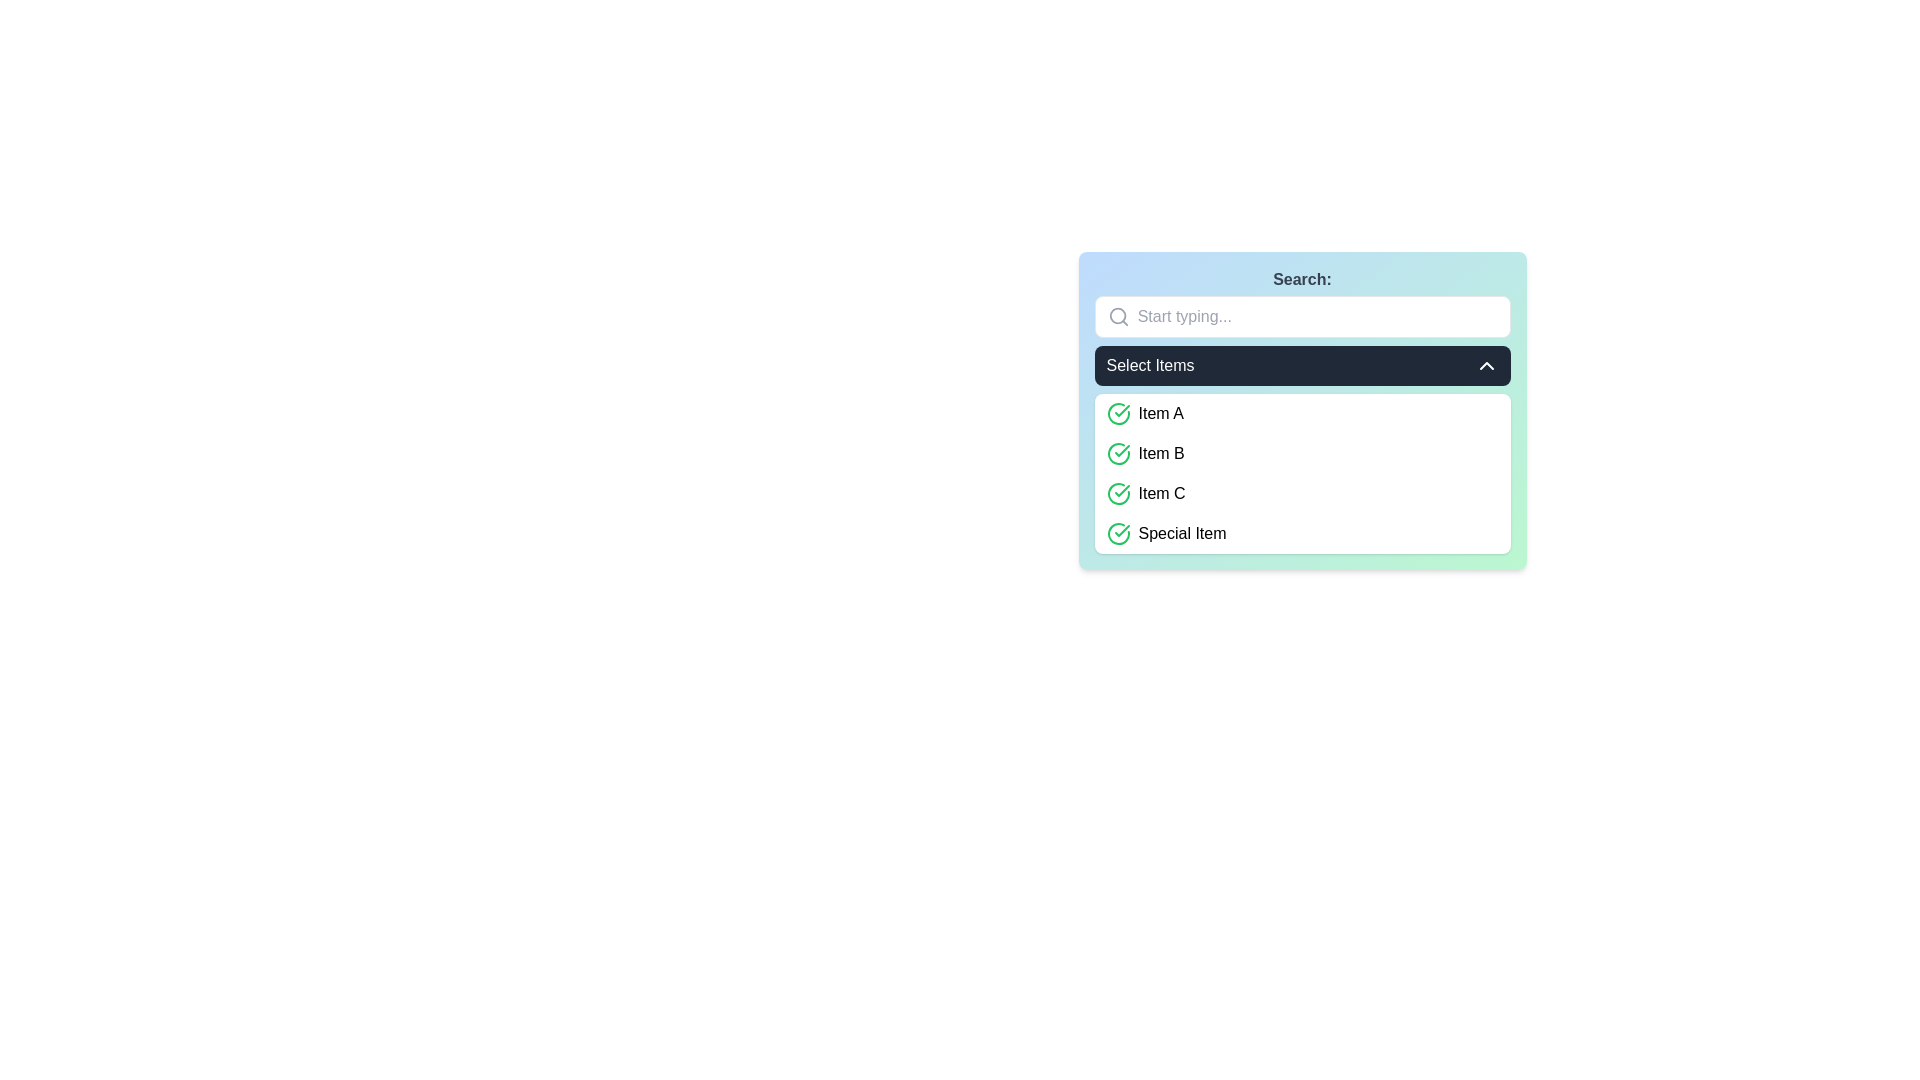 The width and height of the screenshot is (1920, 1080). I want to click on the green checkmark icon indicating selection for 'Item A' in the interactive list, so click(1122, 490).